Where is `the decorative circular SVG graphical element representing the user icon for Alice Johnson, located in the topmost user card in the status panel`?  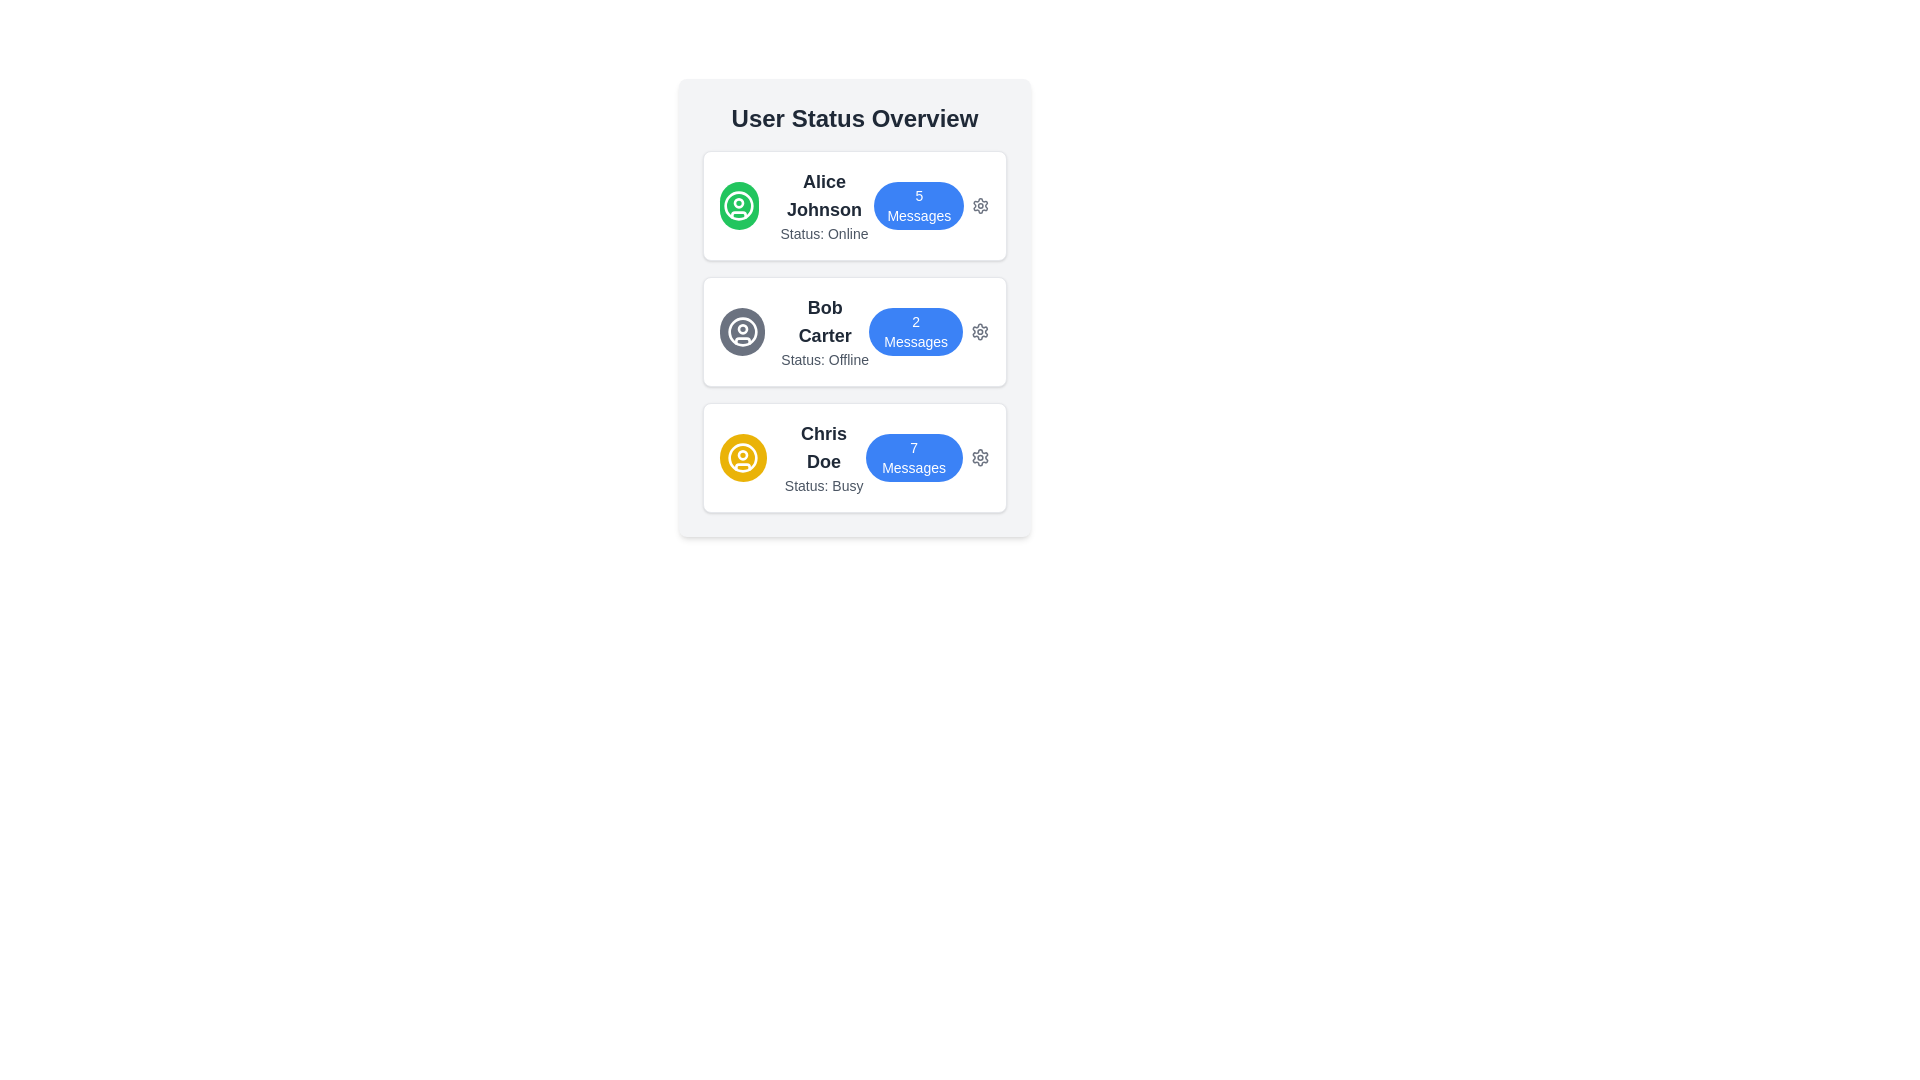 the decorative circular SVG graphical element representing the user icon for Alice Johnson, located in the topmost user card in the status panel is located at coordinates (738, 205).